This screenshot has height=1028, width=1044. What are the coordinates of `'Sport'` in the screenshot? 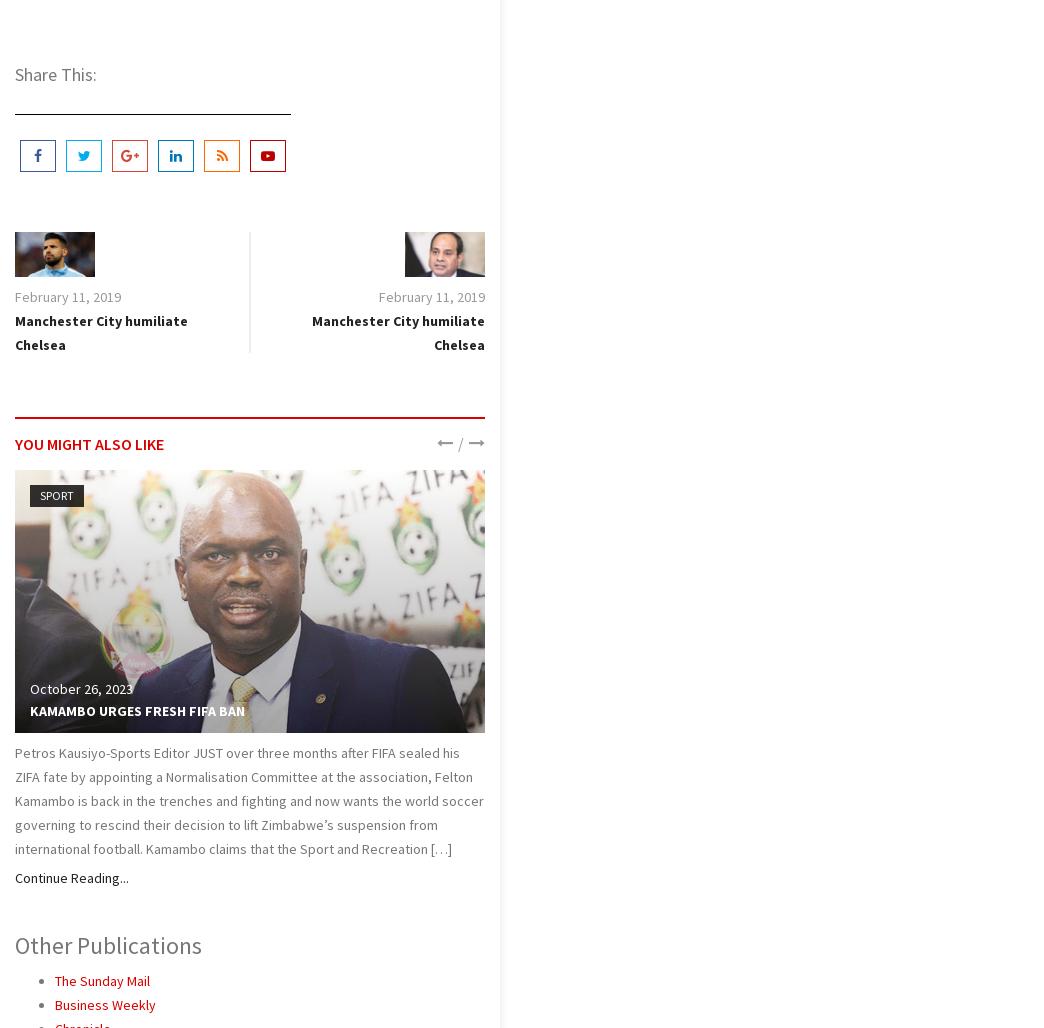 It's located at (56, 494).